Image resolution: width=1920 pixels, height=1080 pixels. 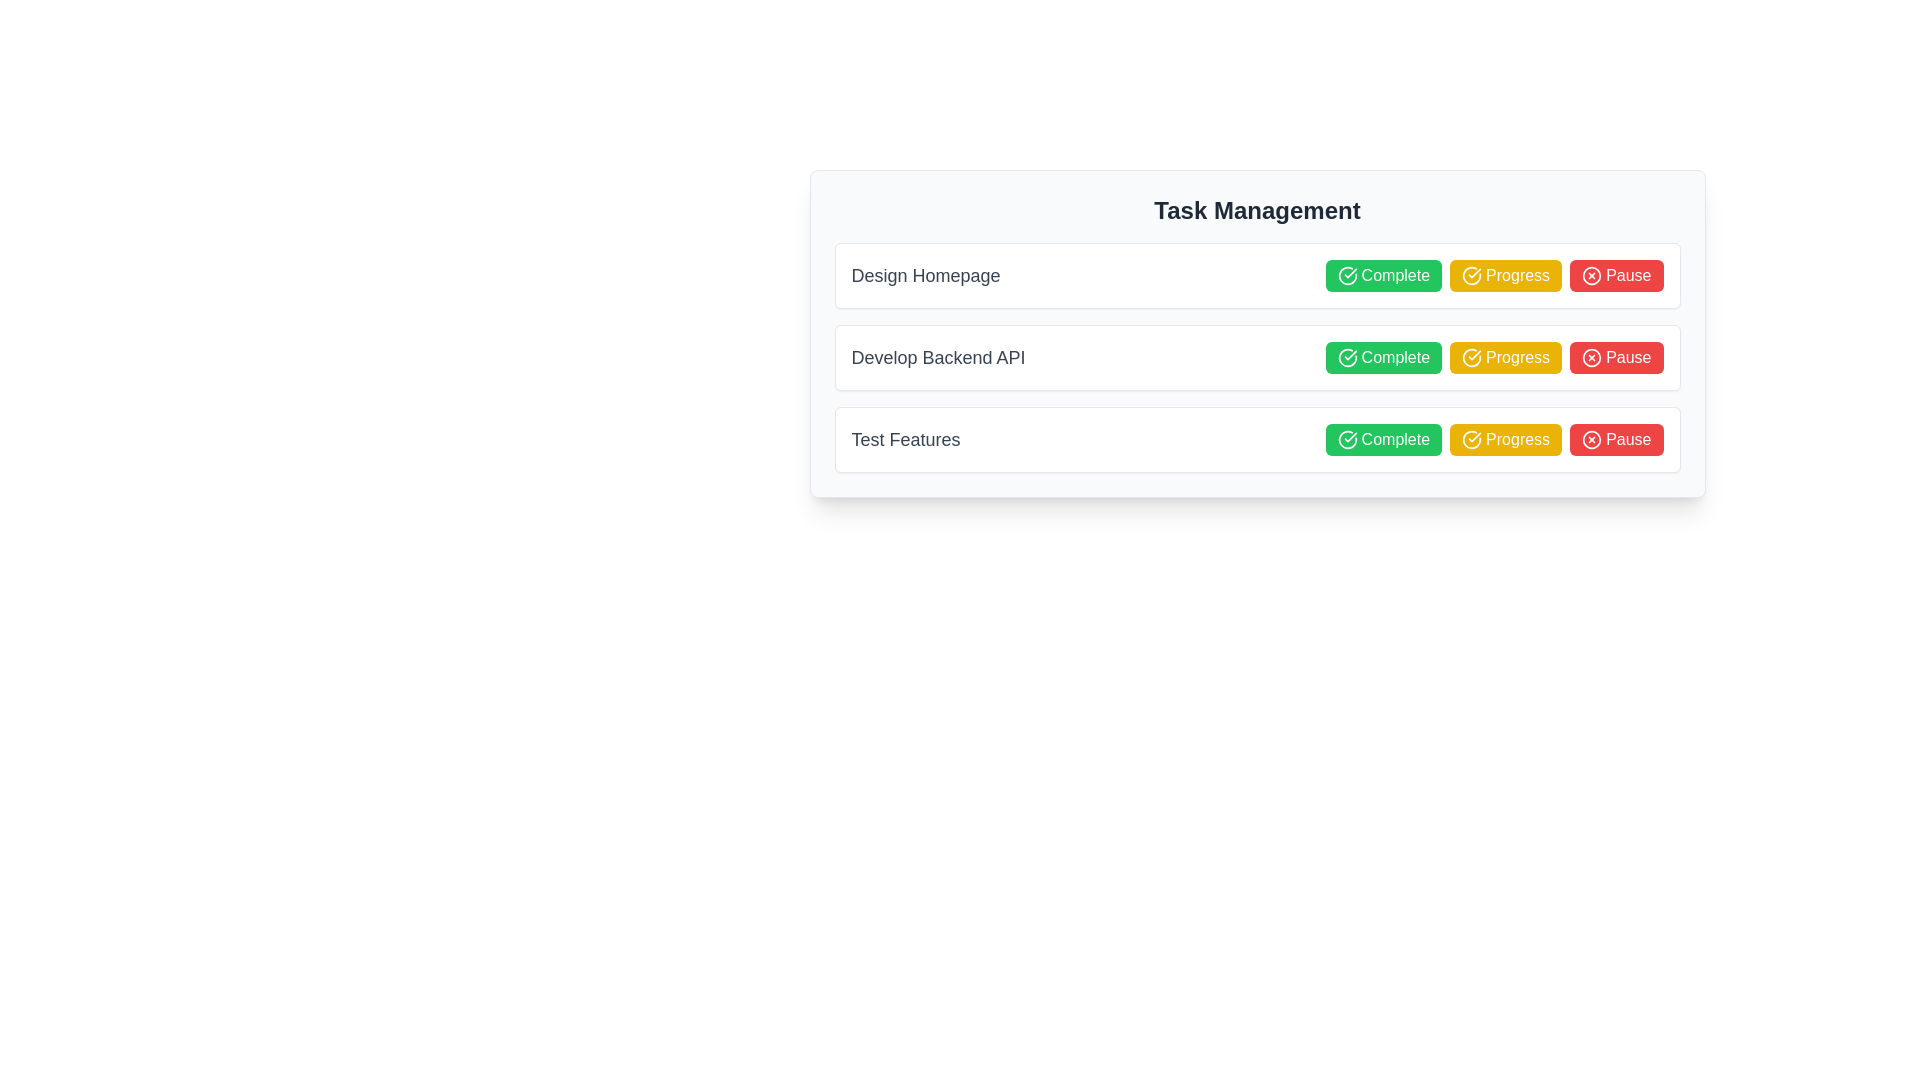 I want to click on the 'Progress' button, which is the middle button in a row of three buttons with a yellow background and white text in the task management interface, so click(x=1494, y=276).